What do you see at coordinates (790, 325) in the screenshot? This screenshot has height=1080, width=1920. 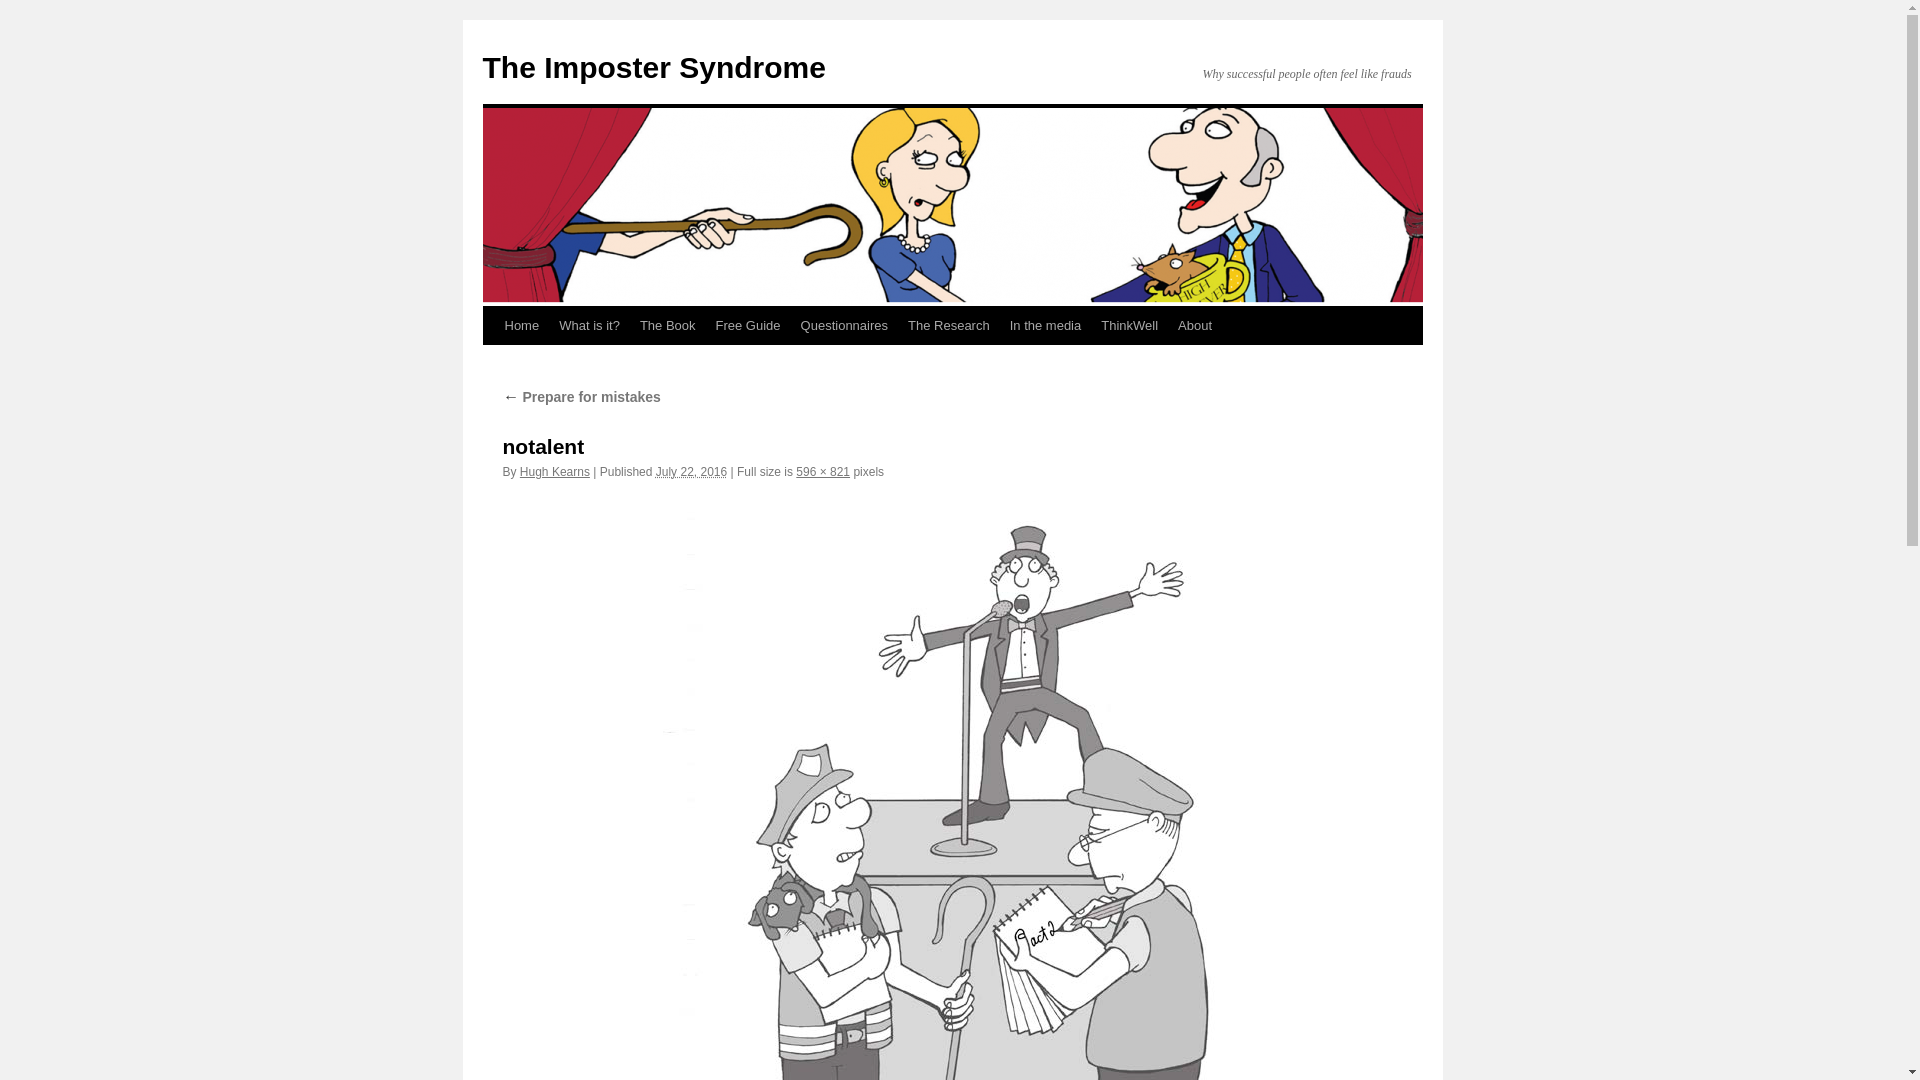 I see `'Questionnaires'` at bounding box center [790, 325].